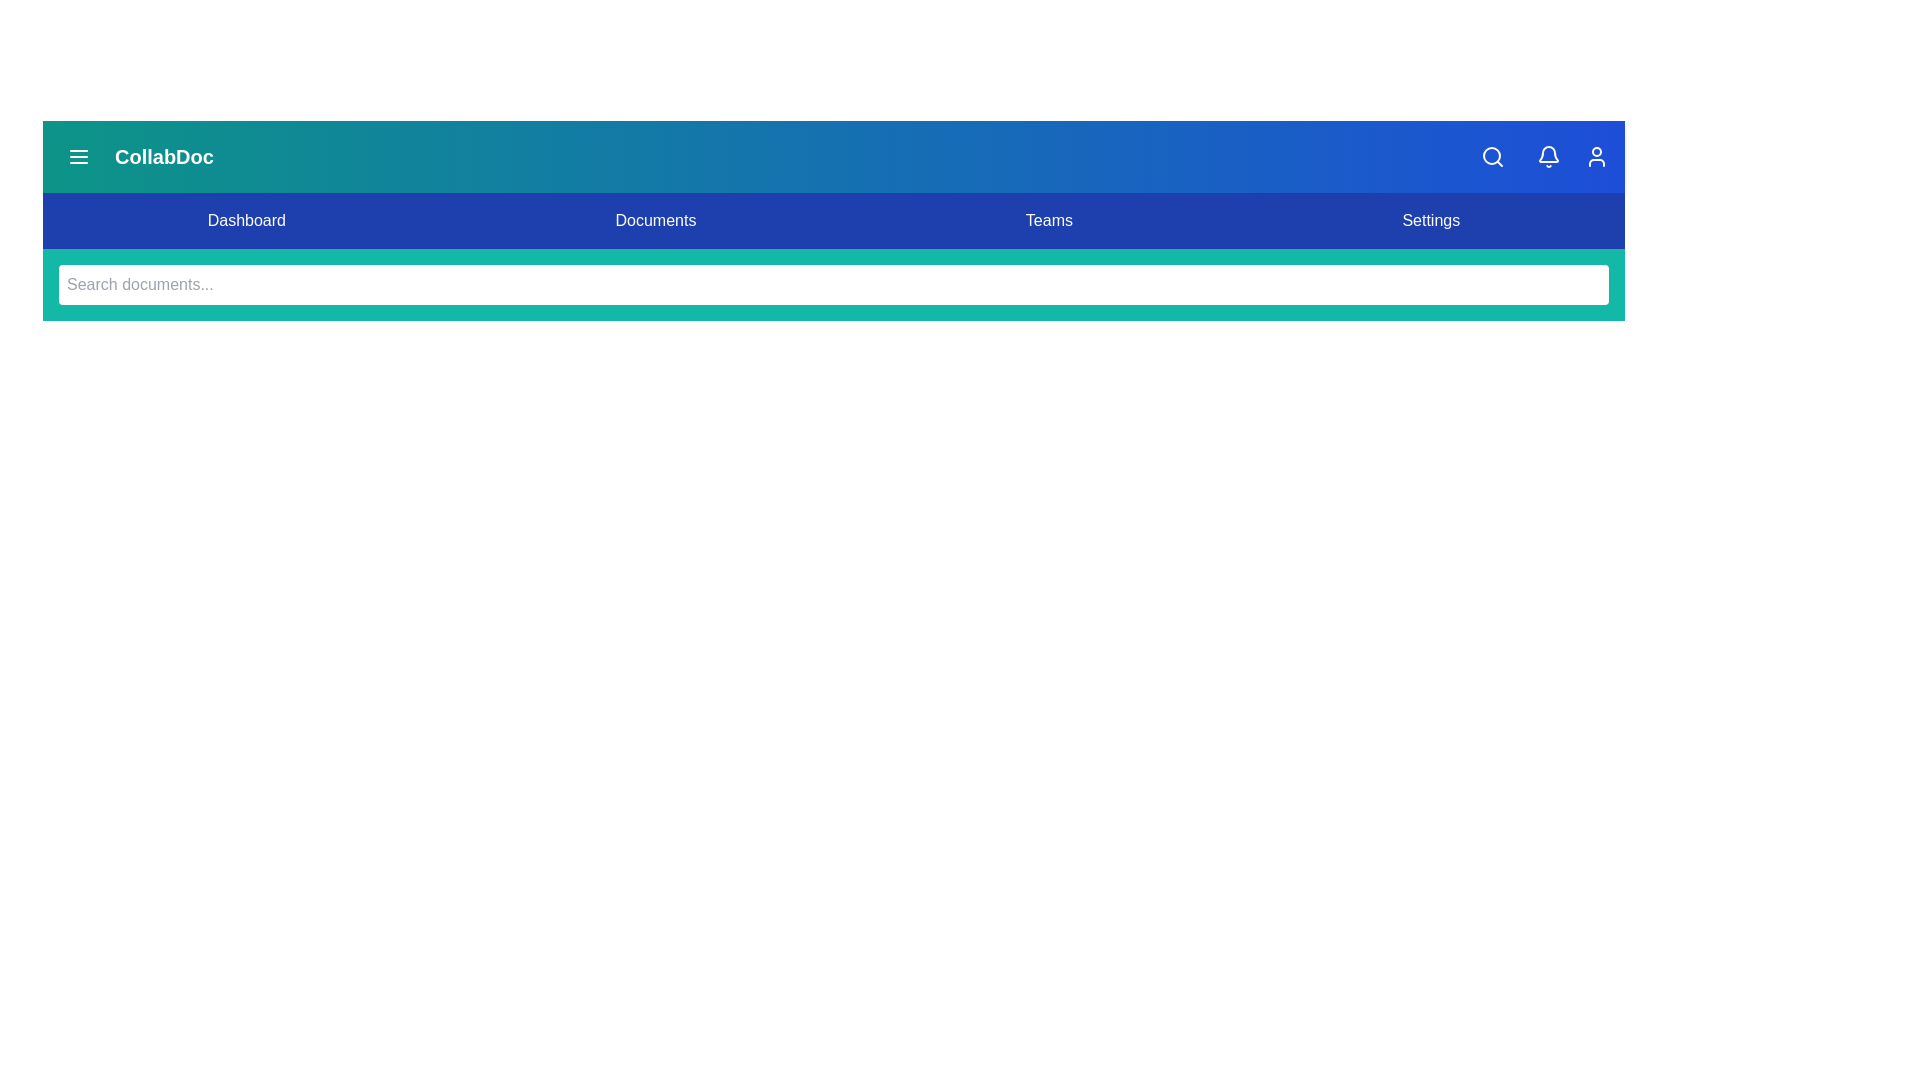  What do you see at coordinates (78, 156) in the screenshot?
I see `the menu_button to view its hover effect` at bounding box center [78, 156].